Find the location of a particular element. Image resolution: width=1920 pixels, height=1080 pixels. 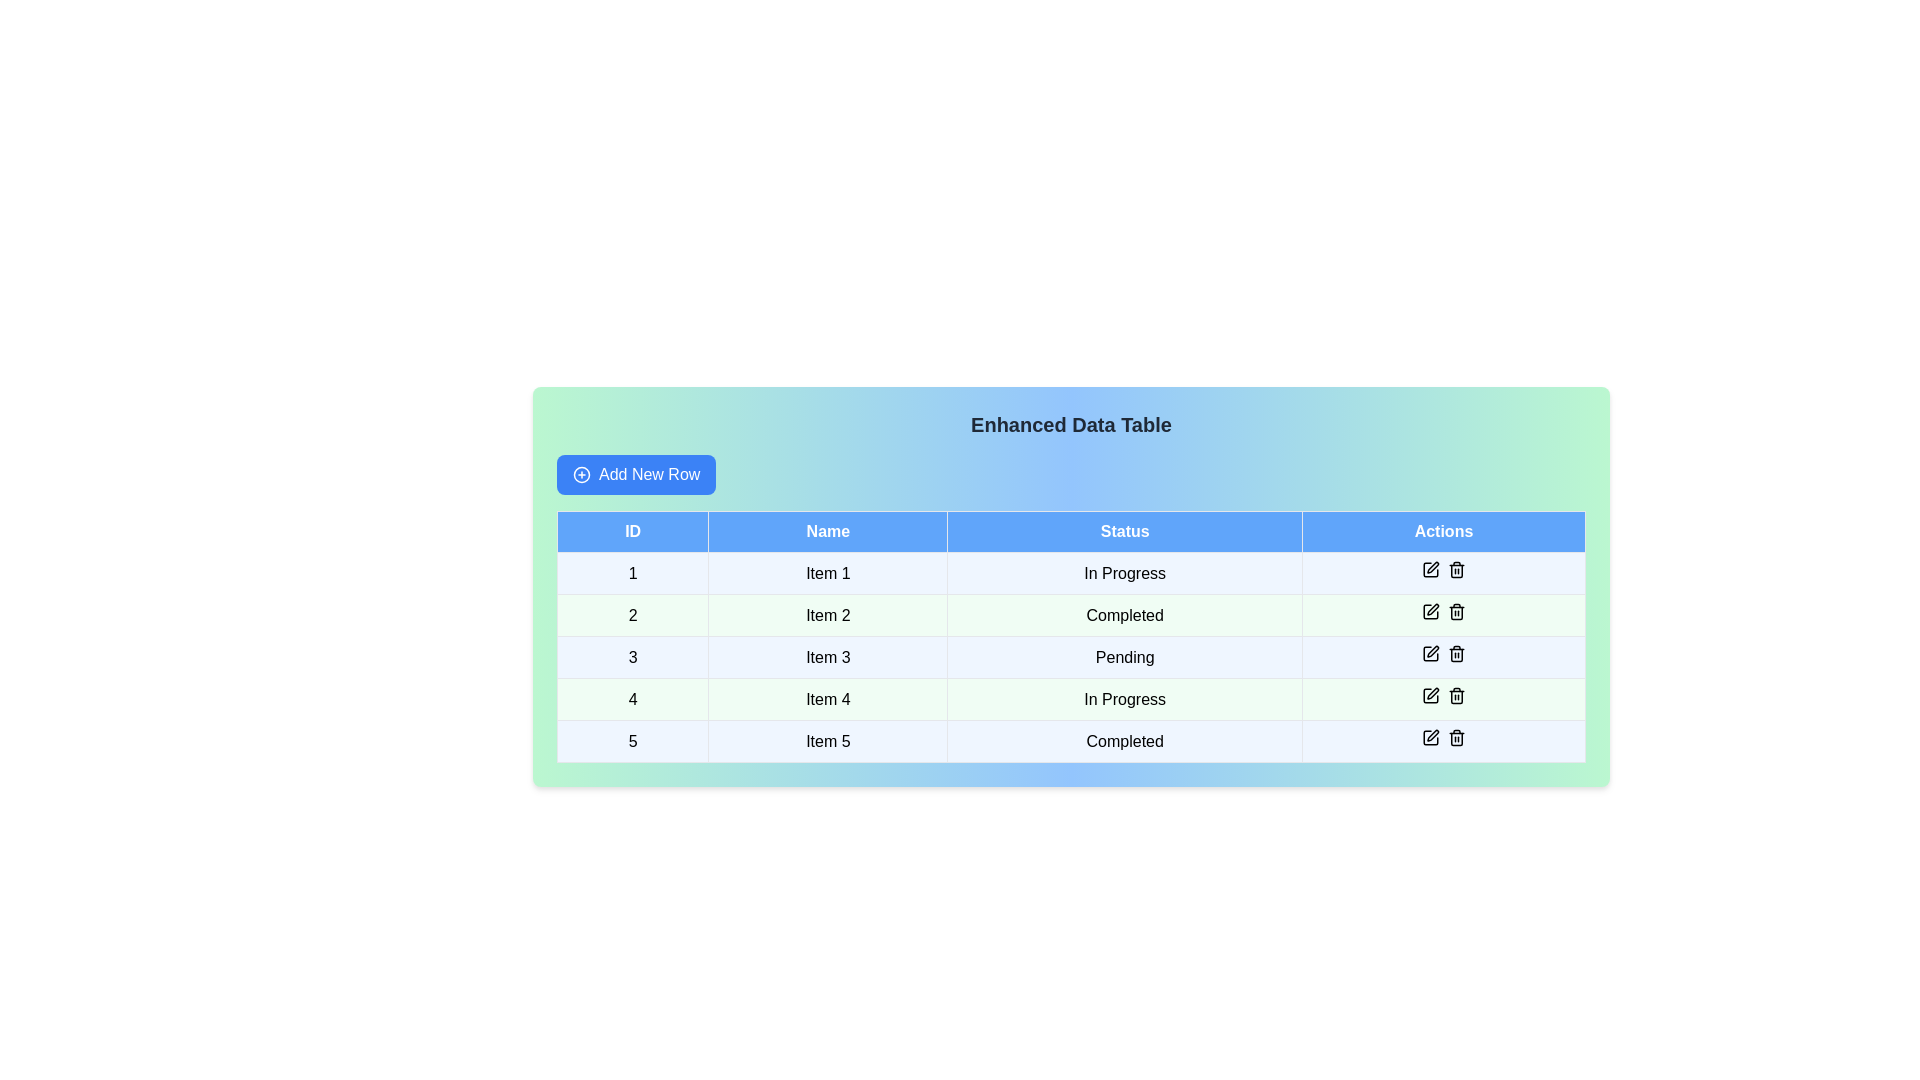

the 'Actions' header label in the table, which is a rectangular item with white text on a blue background is located at coordinates (1444, 531).